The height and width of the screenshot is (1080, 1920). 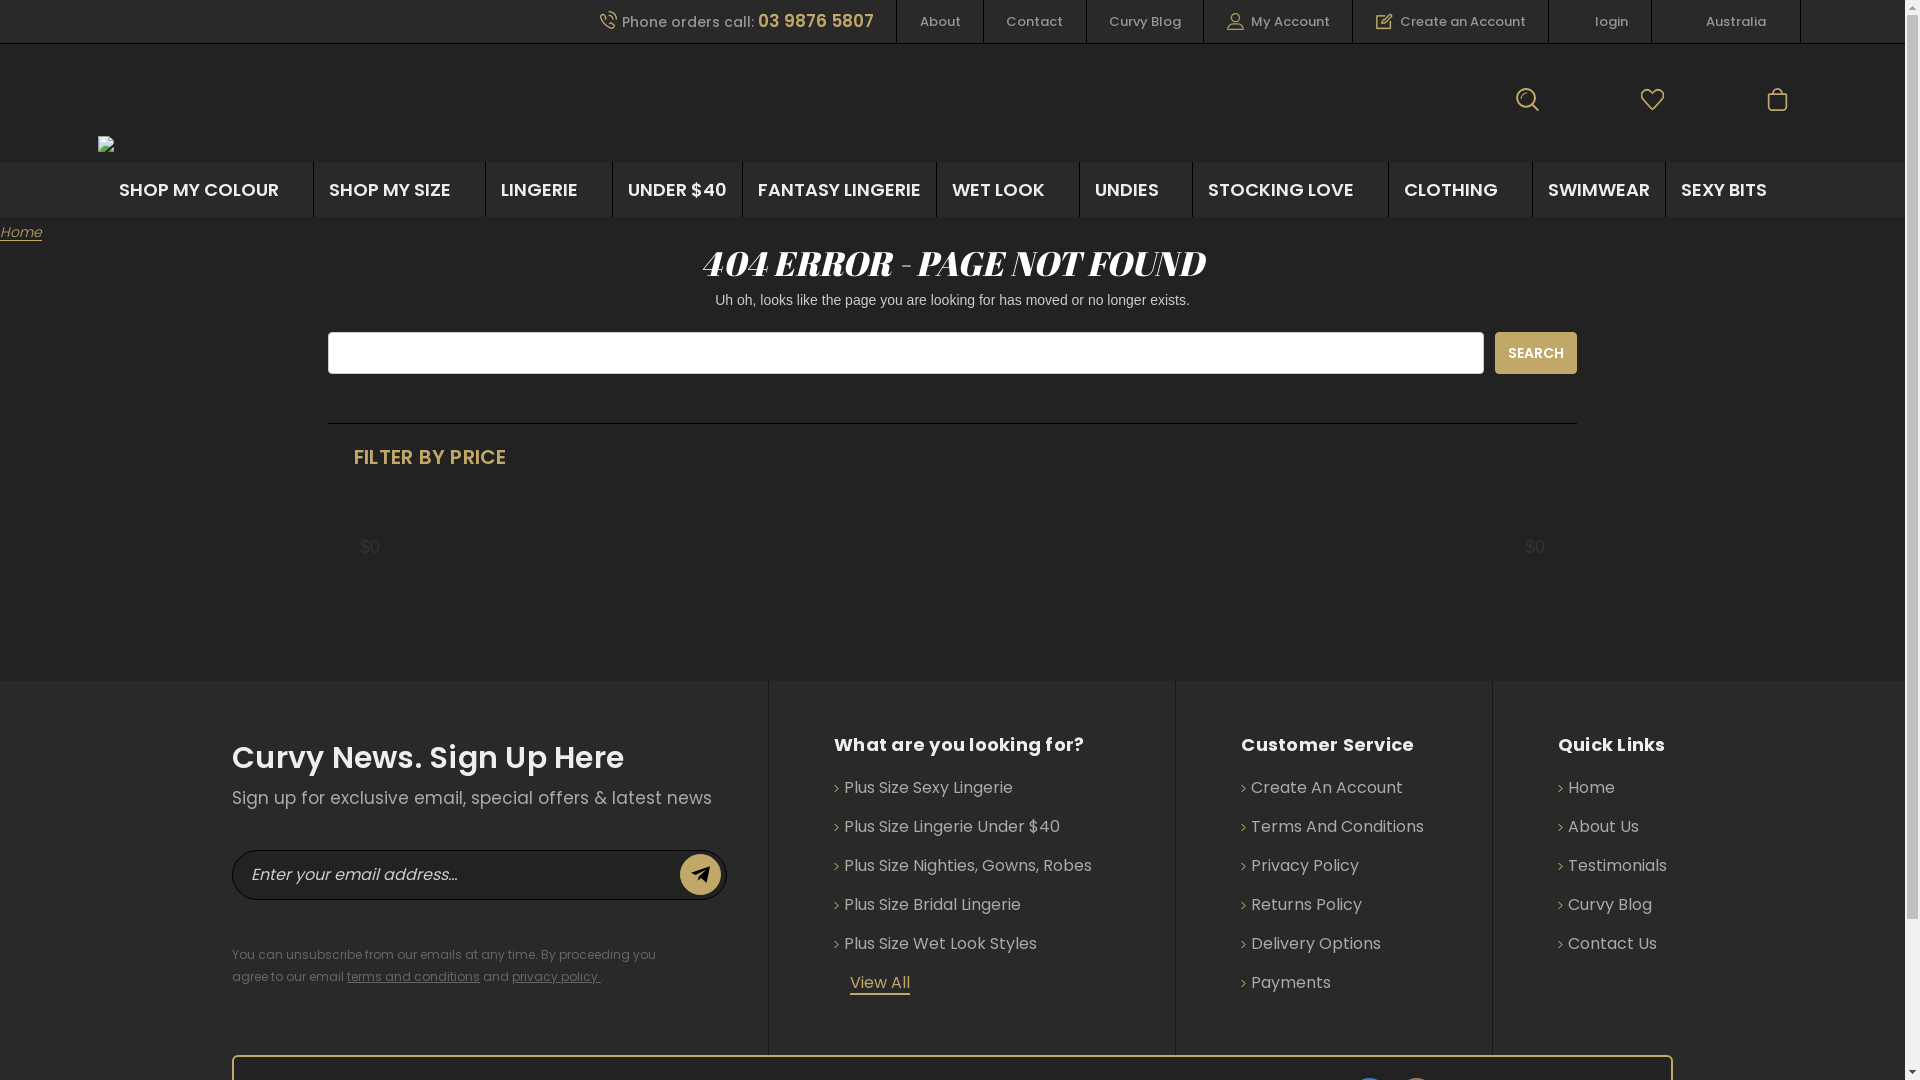 What do you see at coordinates (1240, 865) in the screenshot?
I see `'Privacy Policy'` at bounding box center [1240, 865].